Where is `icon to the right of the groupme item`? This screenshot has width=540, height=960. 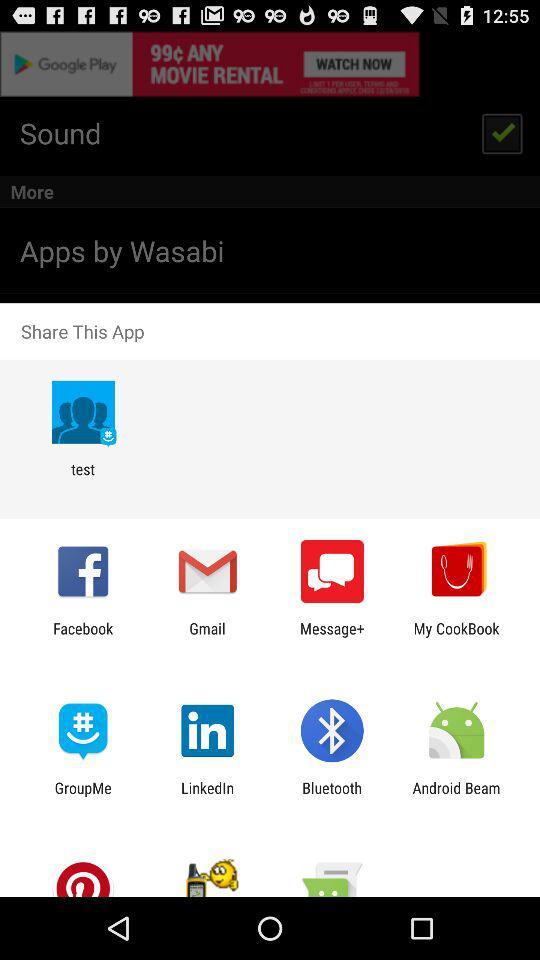 icon to the right of the groupme item is located at coordinates (206, 796).